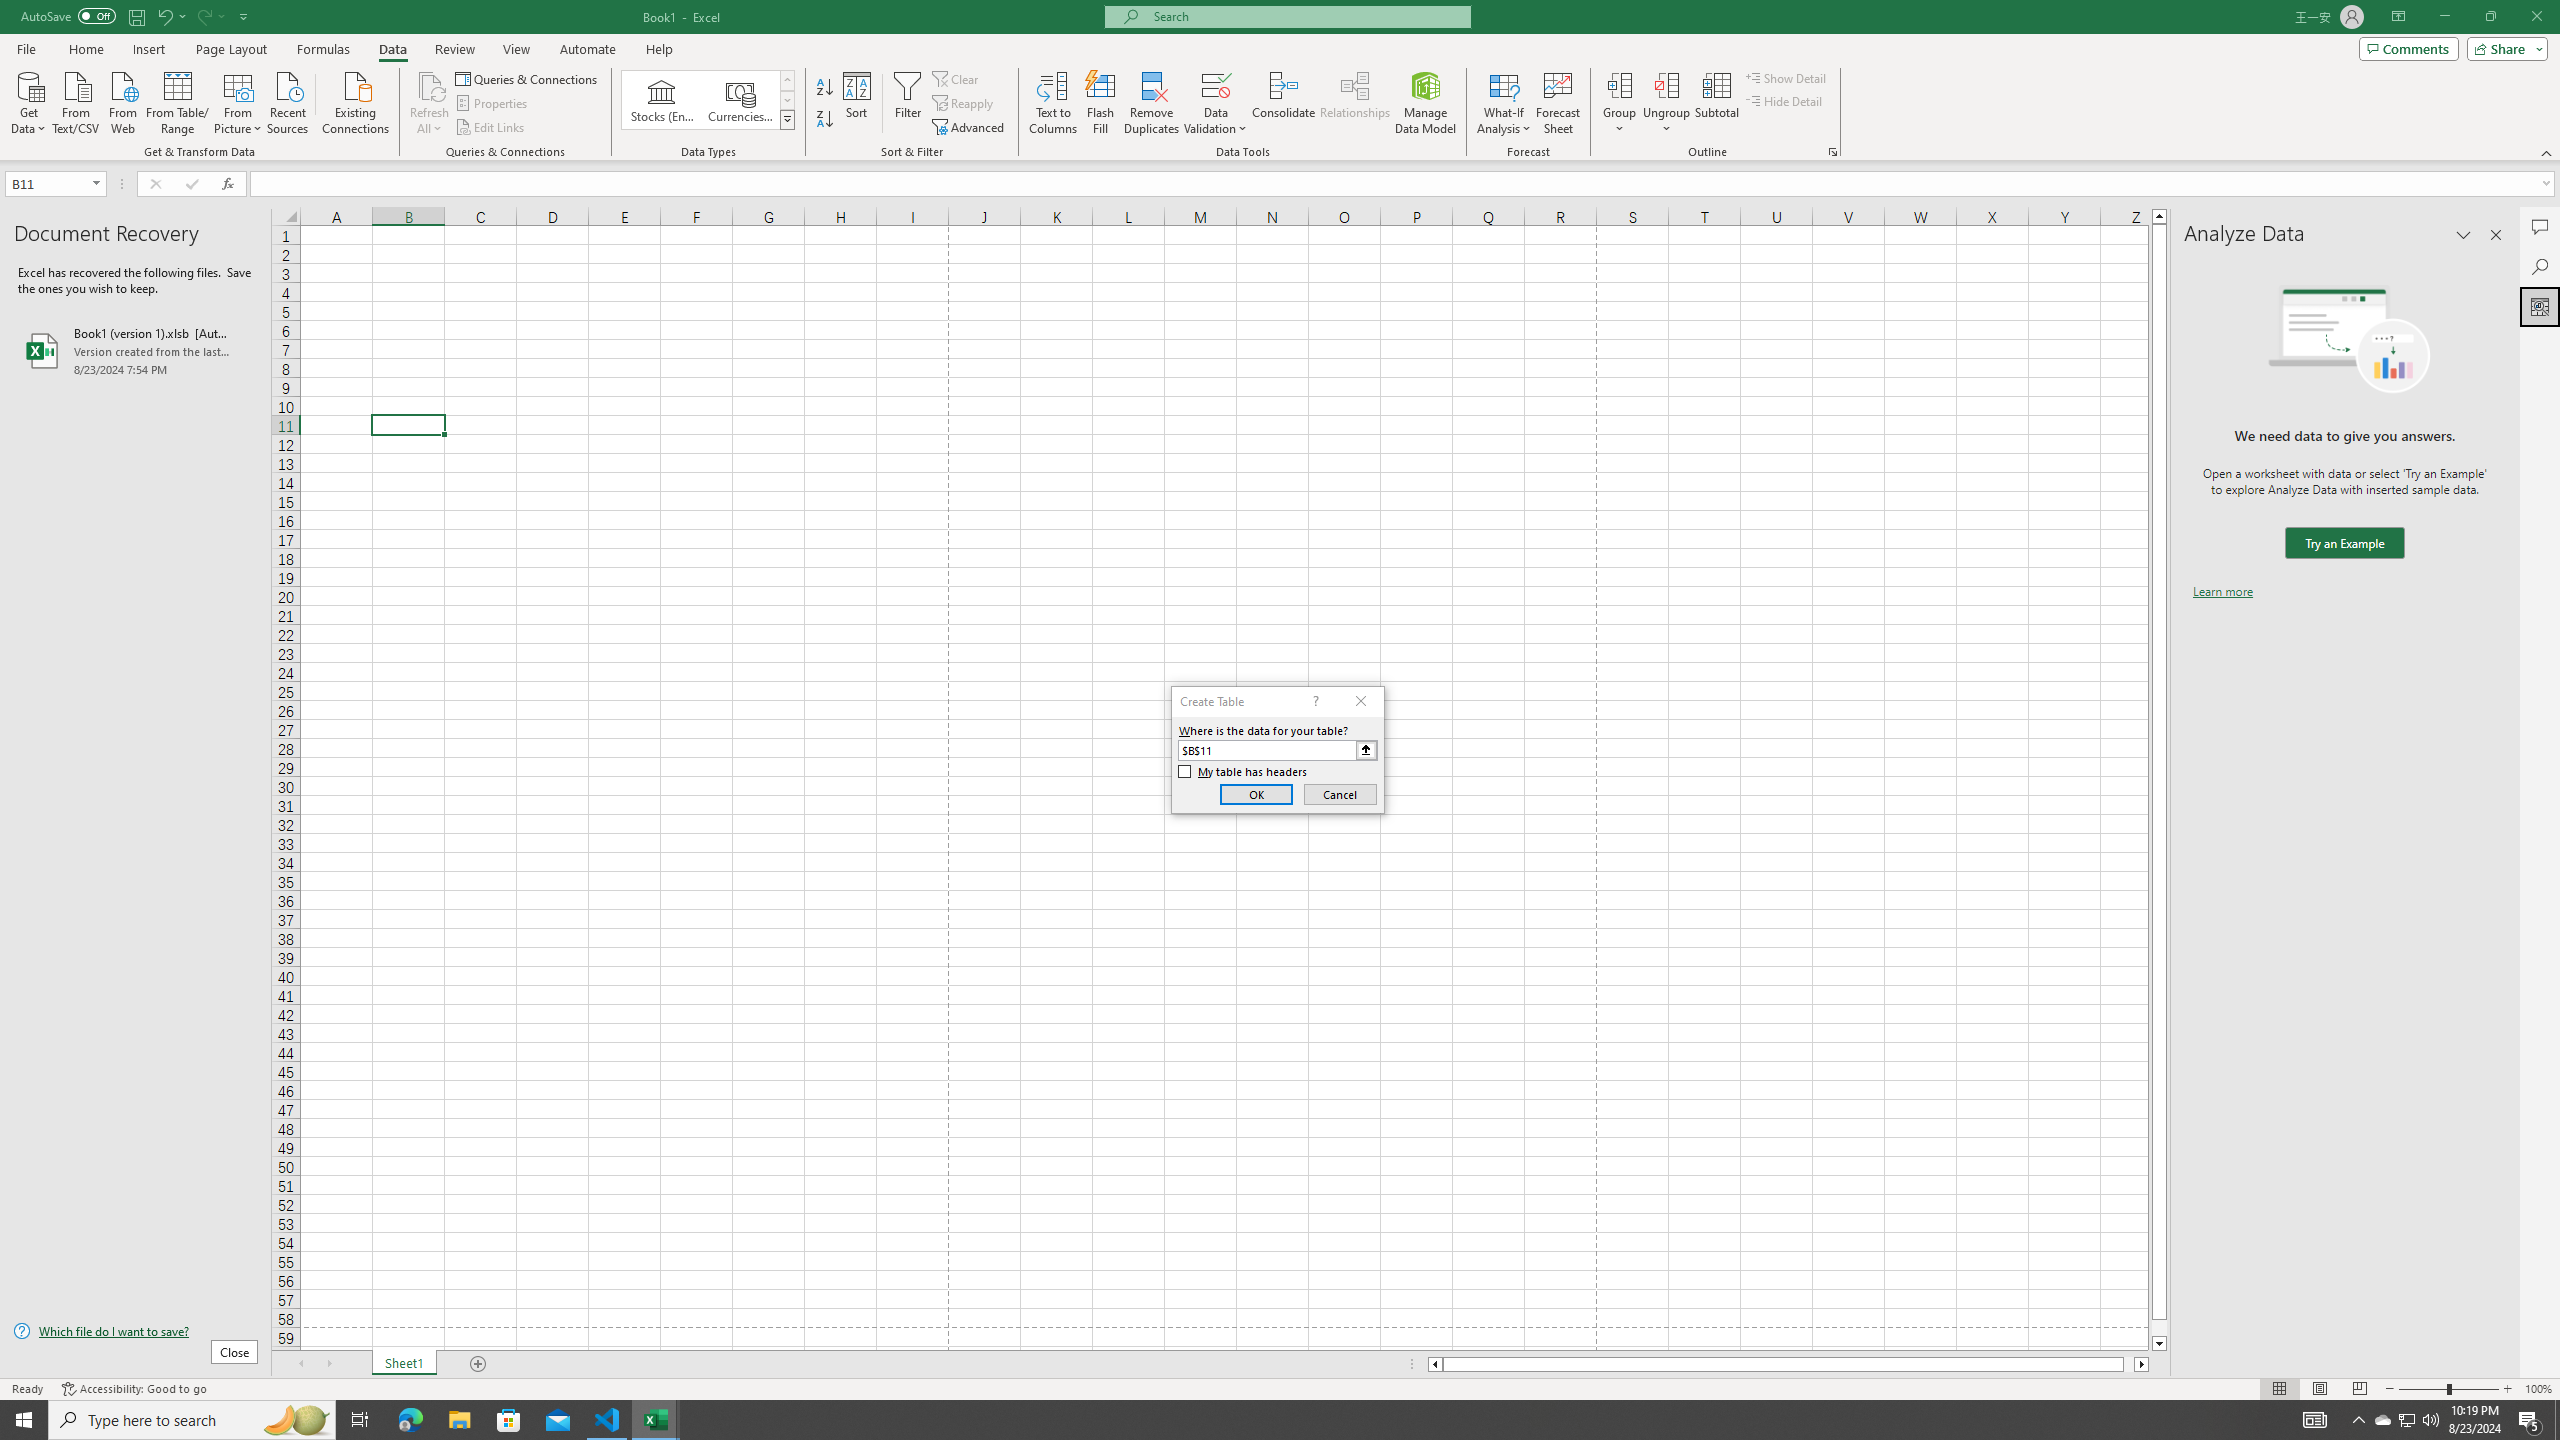 Image resolution: width=2560 pixels, height=1440 pixels. Describe the element at coordinates (2159, 1328) in the screenshot. I see `'Page down'` at that location.